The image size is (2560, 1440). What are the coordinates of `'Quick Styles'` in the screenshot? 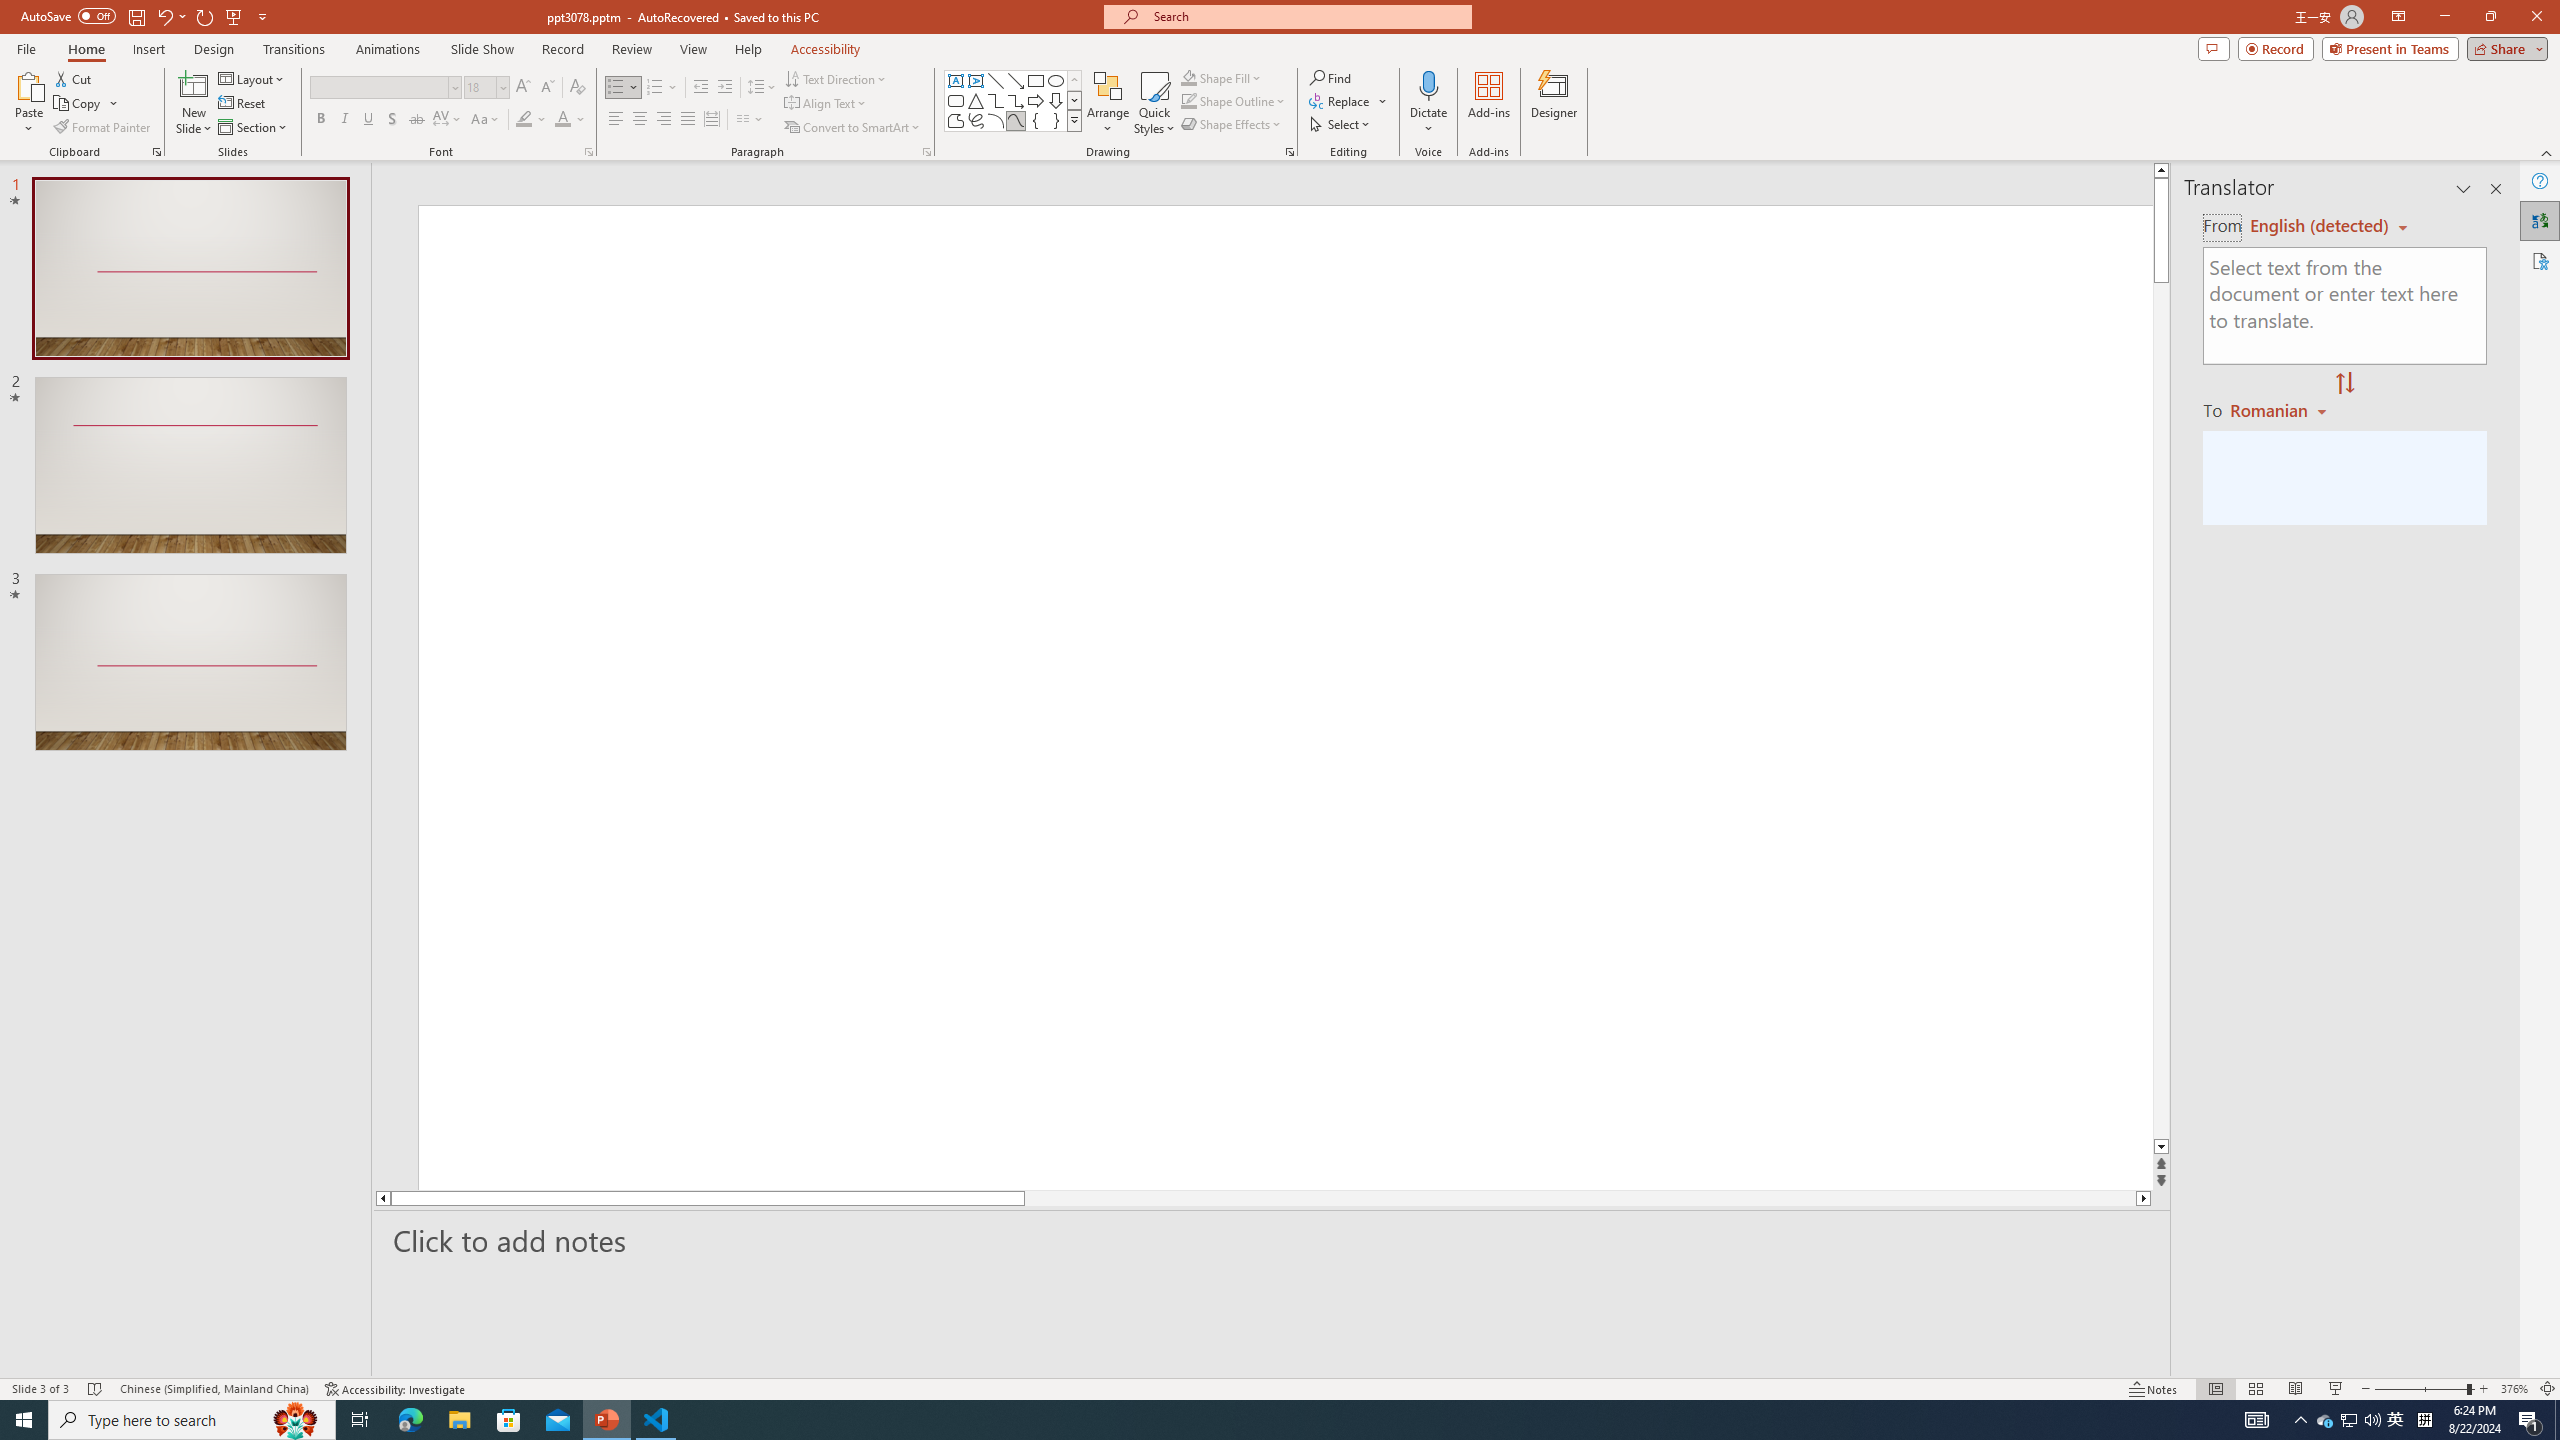 It's located at (1153, 103).